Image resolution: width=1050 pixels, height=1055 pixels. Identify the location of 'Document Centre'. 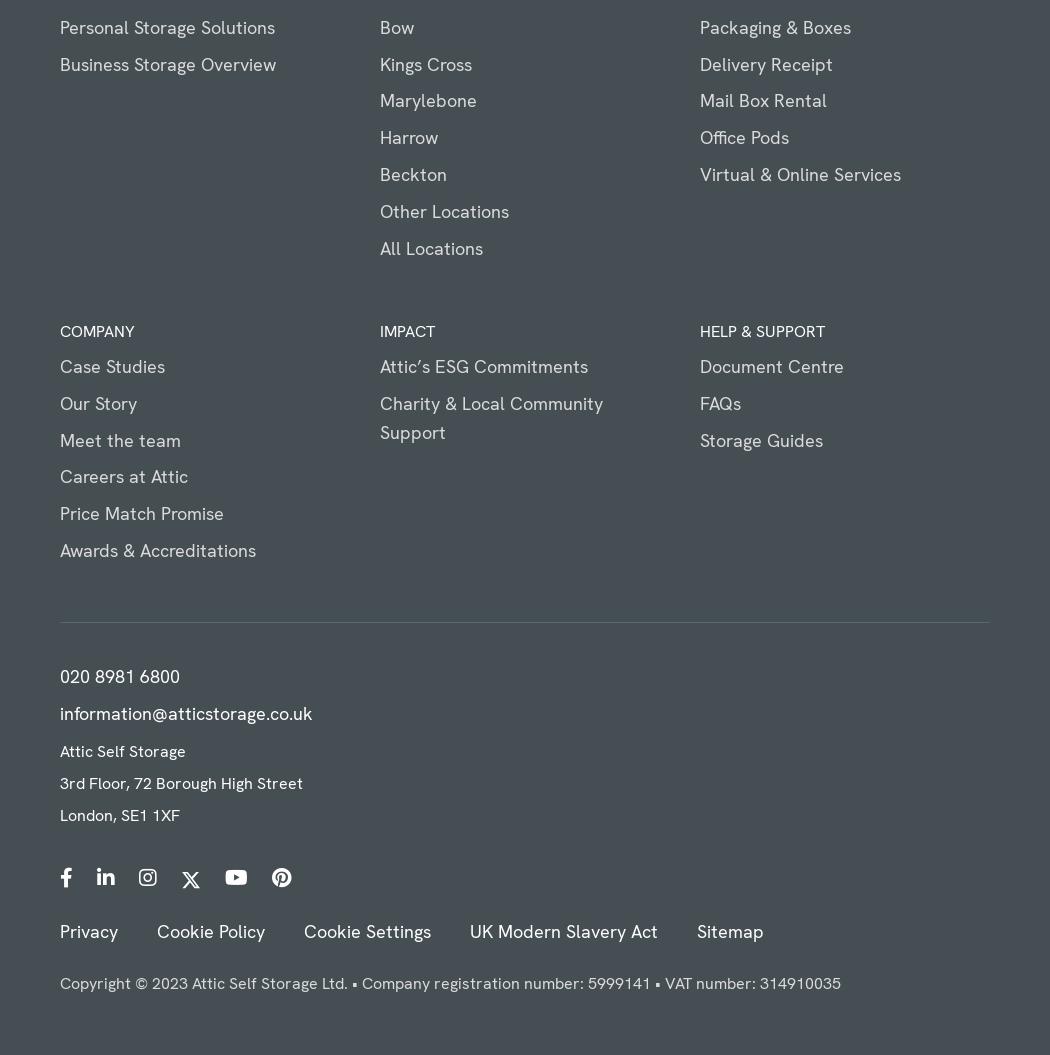
(771, 365).